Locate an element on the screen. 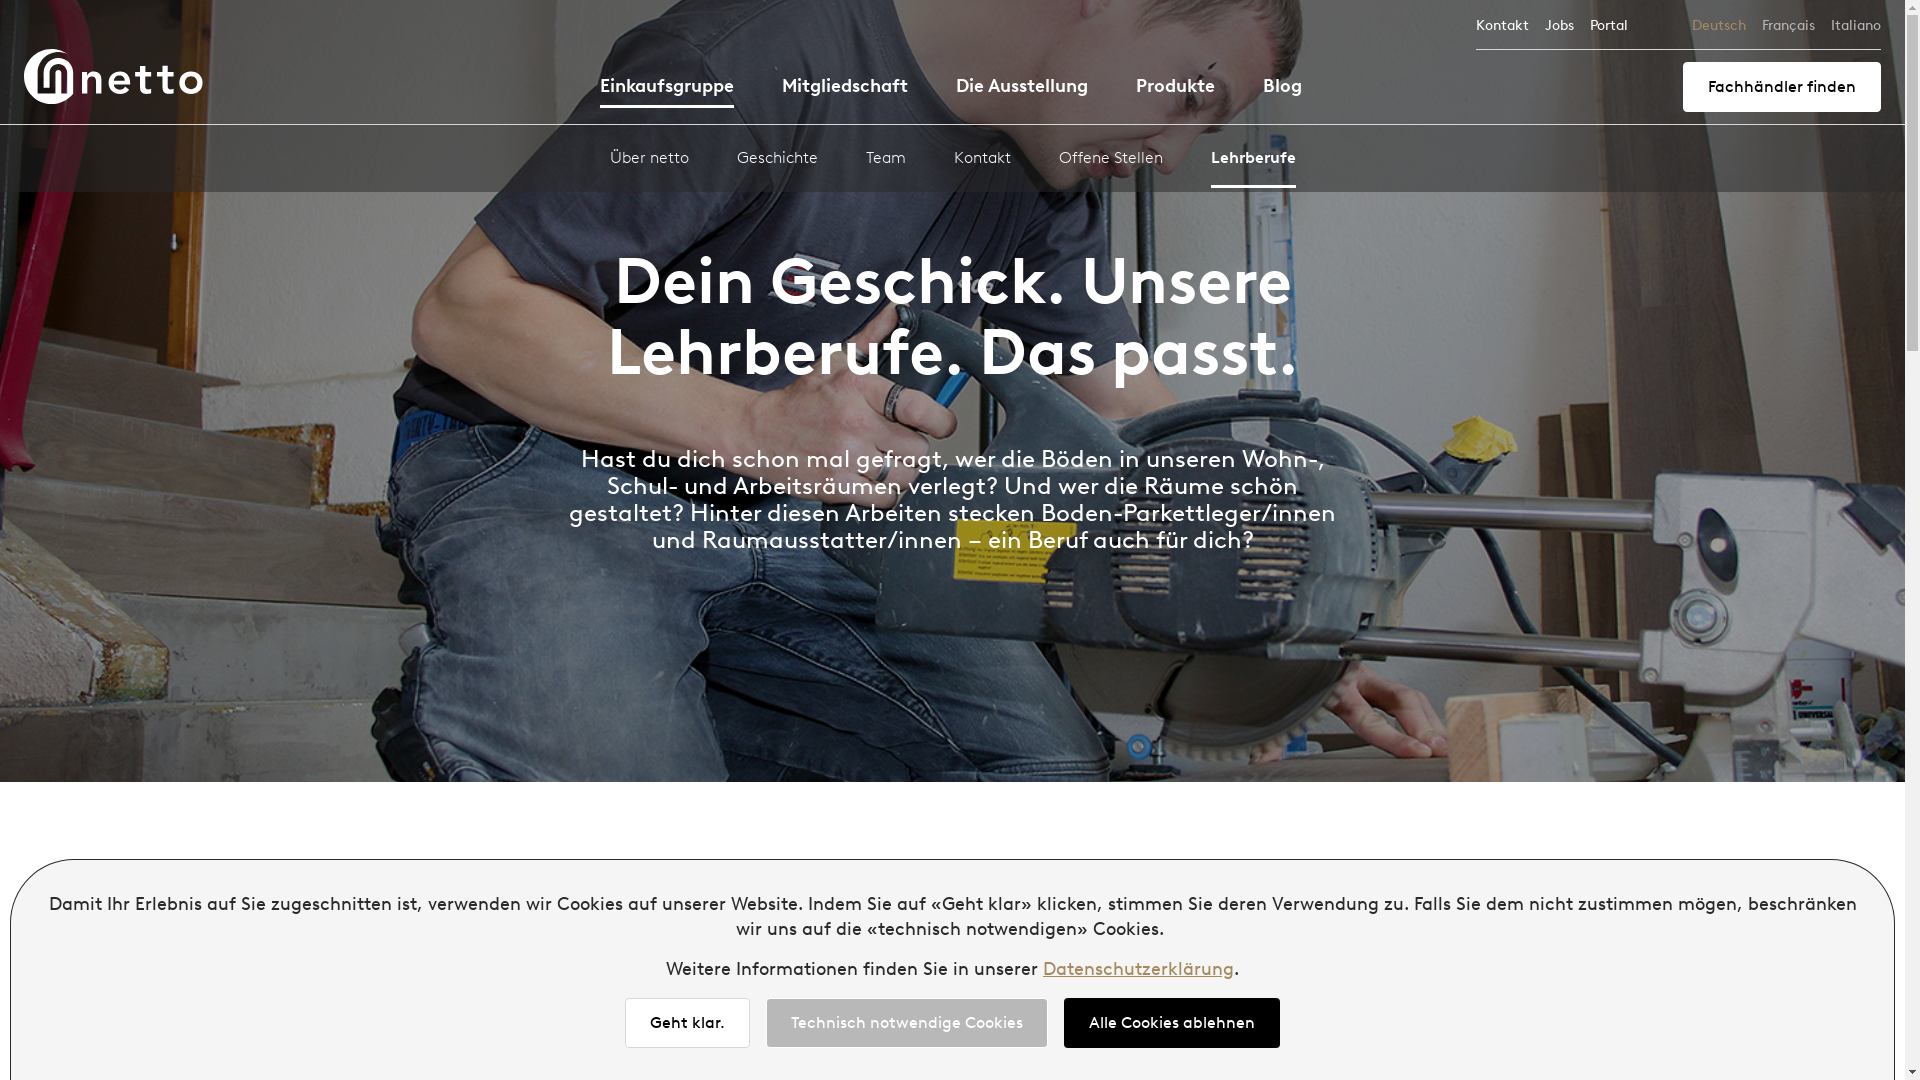 Image resolution: width=1920 pixels, height=1080 pixels. 'Mitgliedschaft' is located at coordinates (844, 88).